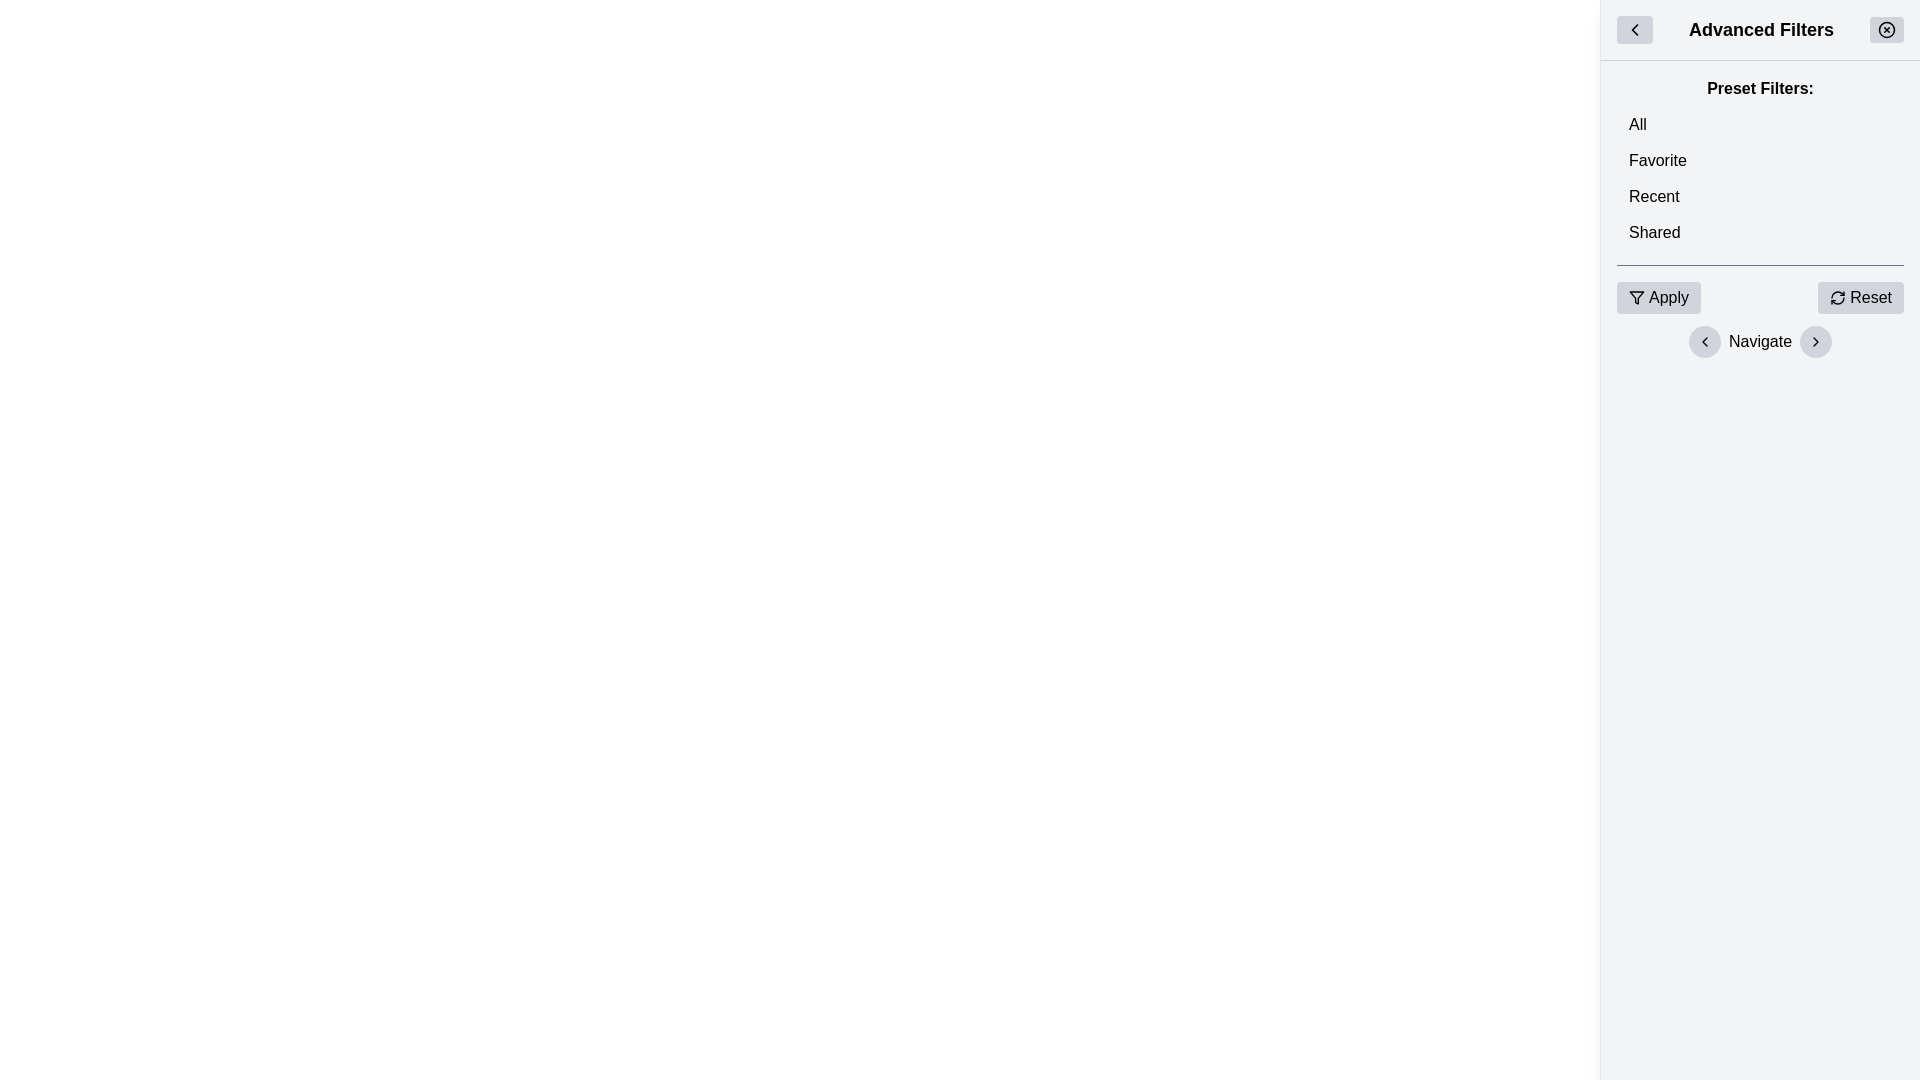 The width and height of the screenshot is (1920, 1080). What do you see at coordinates (1760, 196) in the screenshot?
I see `the third button in the 'Preset Filters' group located on the right-hand panel` at bounding box center [1760, 196].